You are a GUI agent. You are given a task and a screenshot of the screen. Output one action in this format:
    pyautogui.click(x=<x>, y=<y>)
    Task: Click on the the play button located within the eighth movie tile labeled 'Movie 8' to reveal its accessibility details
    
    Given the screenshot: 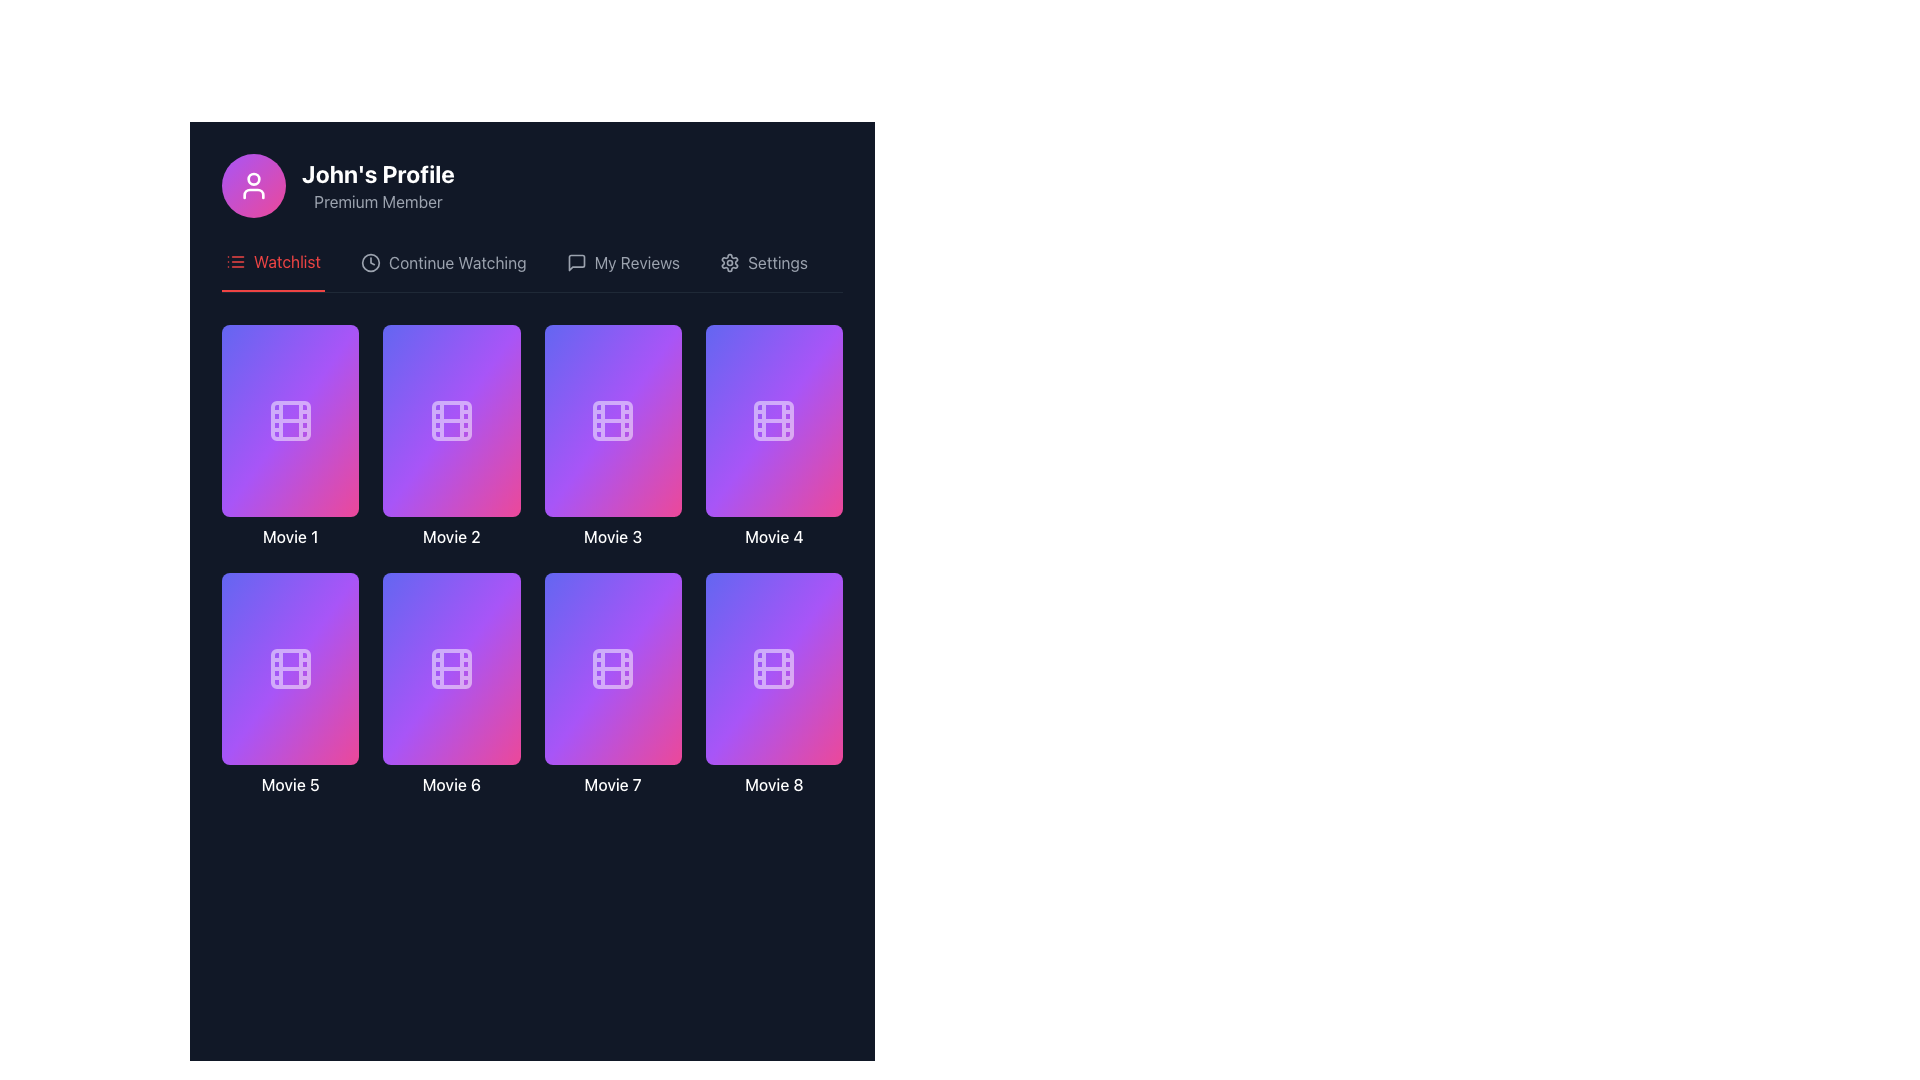 What is the action you would take?
    pyautogui.click(x=773, y=659)
    